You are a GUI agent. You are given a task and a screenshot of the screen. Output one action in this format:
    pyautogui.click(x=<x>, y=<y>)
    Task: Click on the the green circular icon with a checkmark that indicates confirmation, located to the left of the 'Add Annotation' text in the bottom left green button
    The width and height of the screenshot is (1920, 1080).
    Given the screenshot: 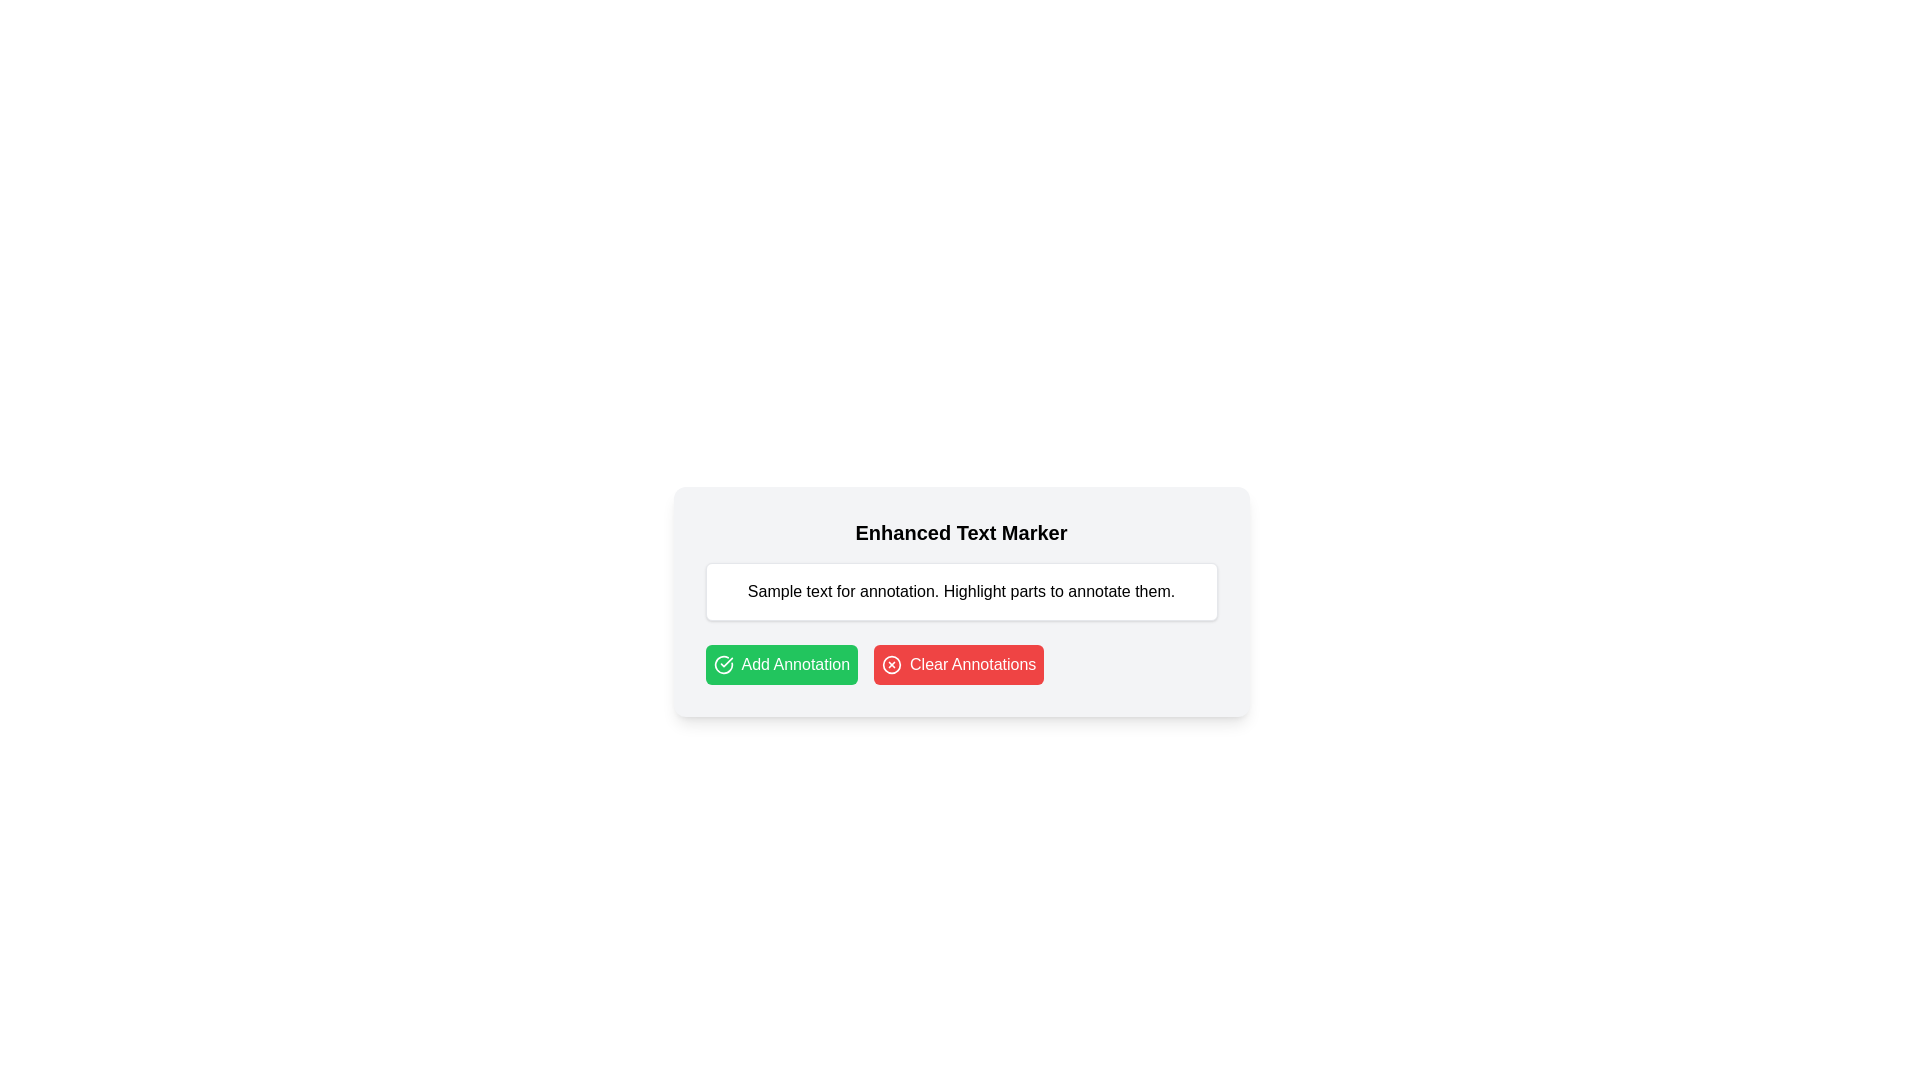 What is the action you would take?
    pyautogui.click(x=722, y=664)
    